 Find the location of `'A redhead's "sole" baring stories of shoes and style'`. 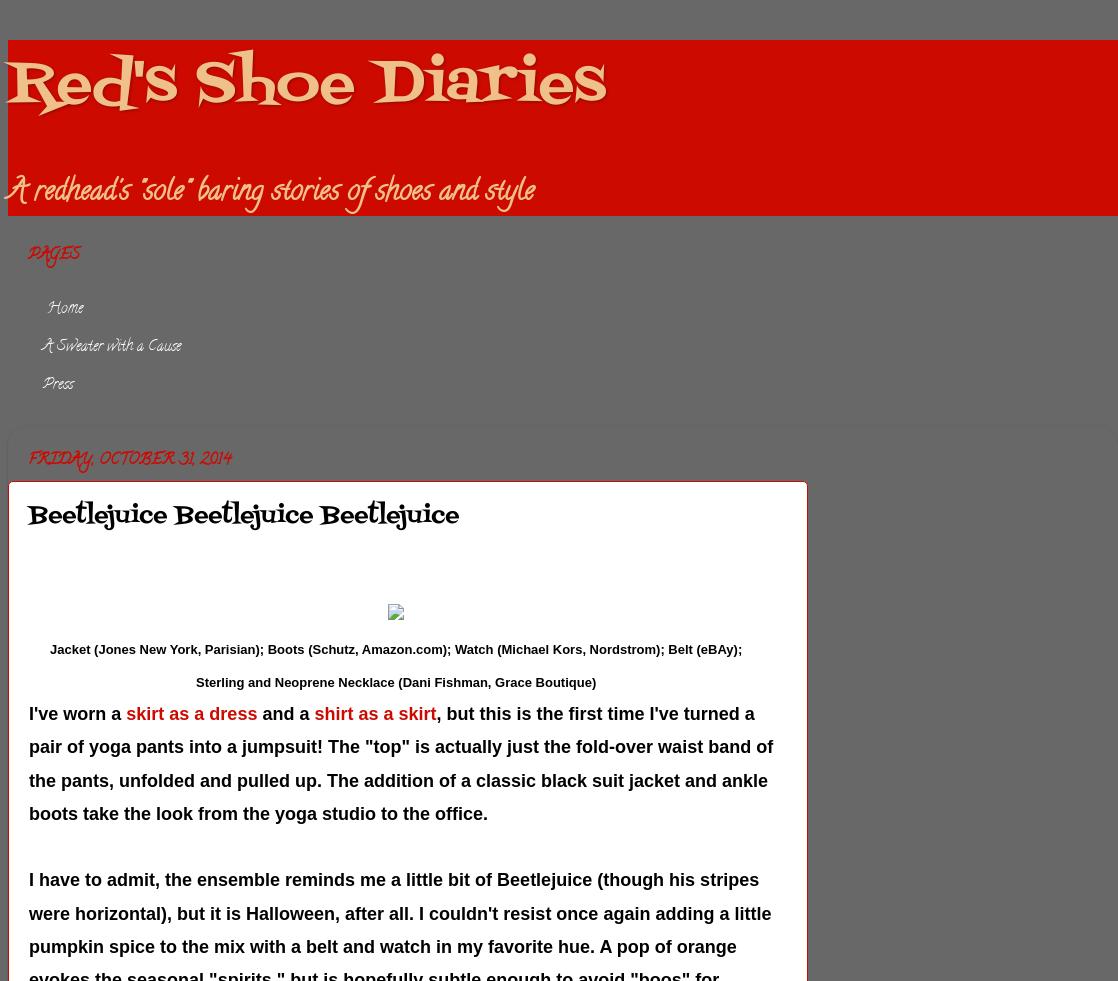

'A redhead's "sole" baring stories of shoes and style' is located at coordinates (8, 193).